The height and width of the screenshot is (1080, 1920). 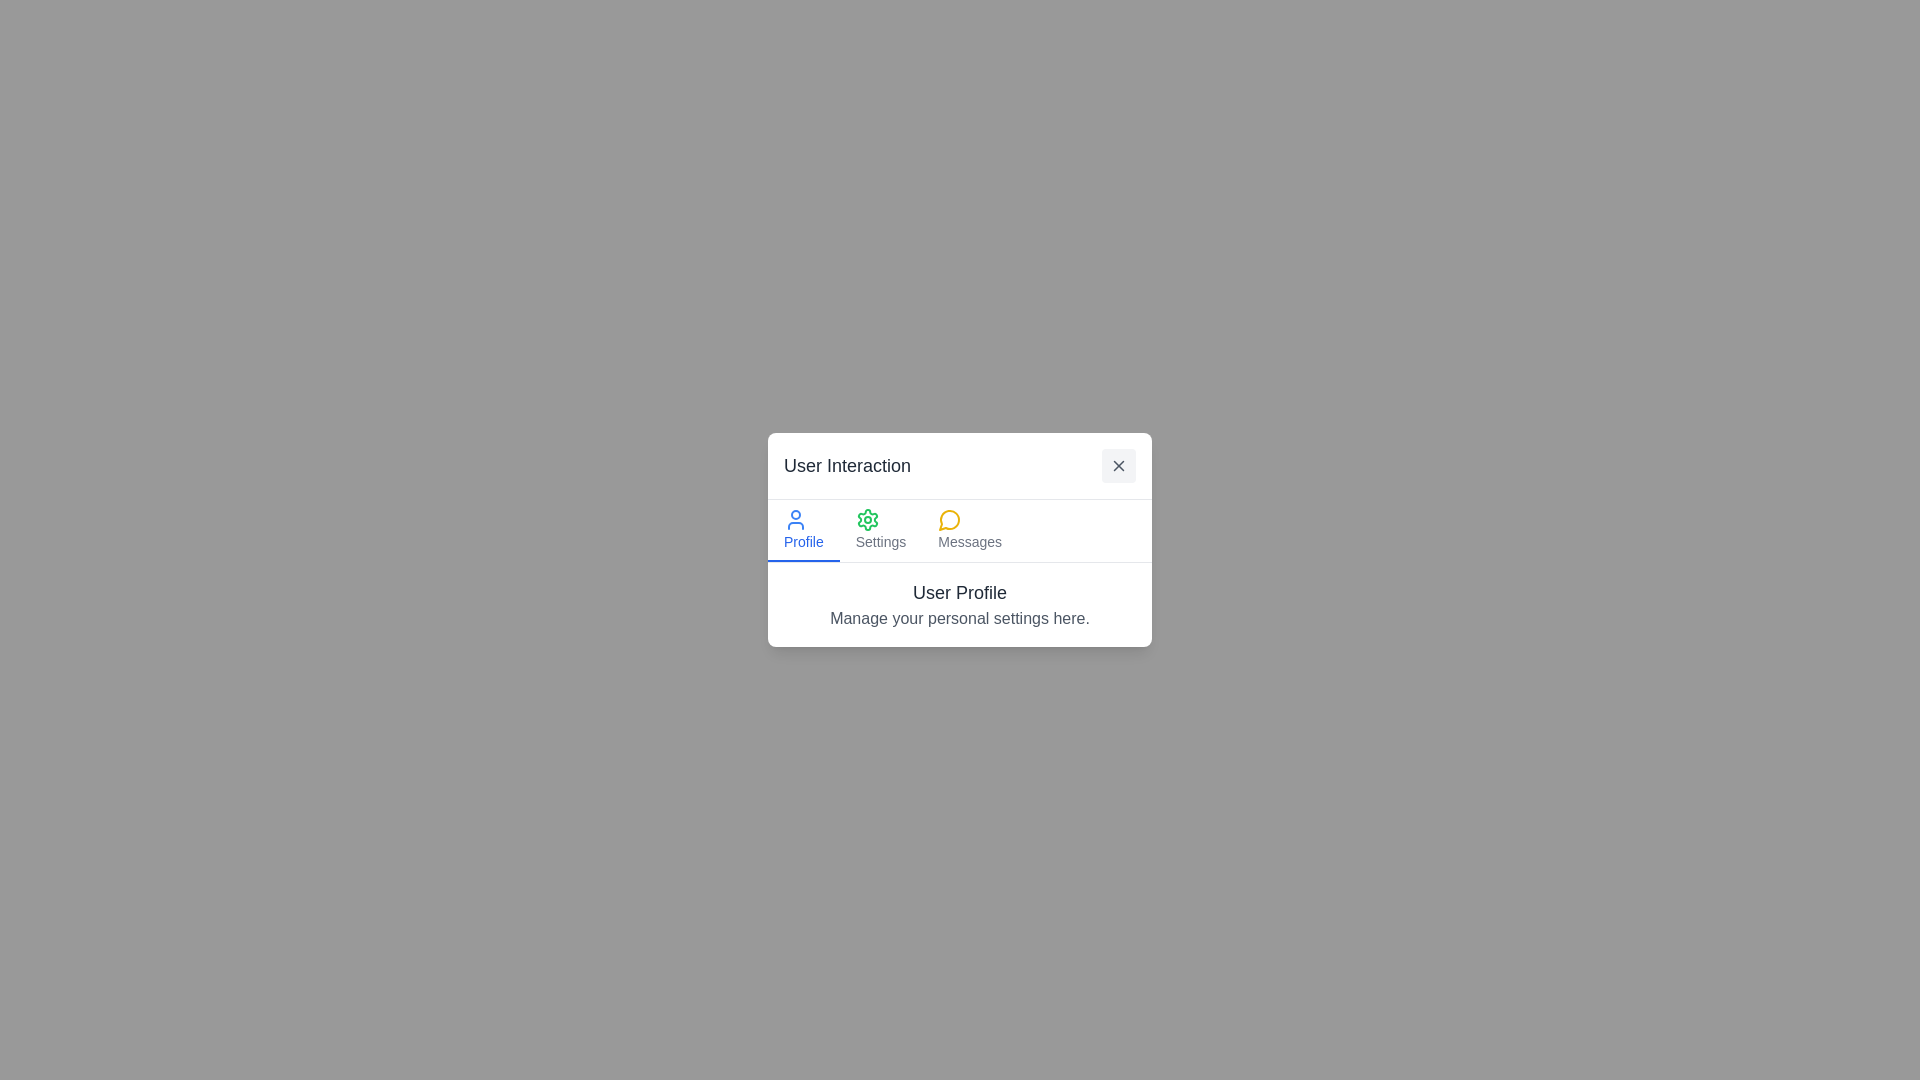 I want to click on the 'Profile' button, which is a small blue icon resembling a user avatar with the text 'Profile' underneath, so click(x=803, y=530).